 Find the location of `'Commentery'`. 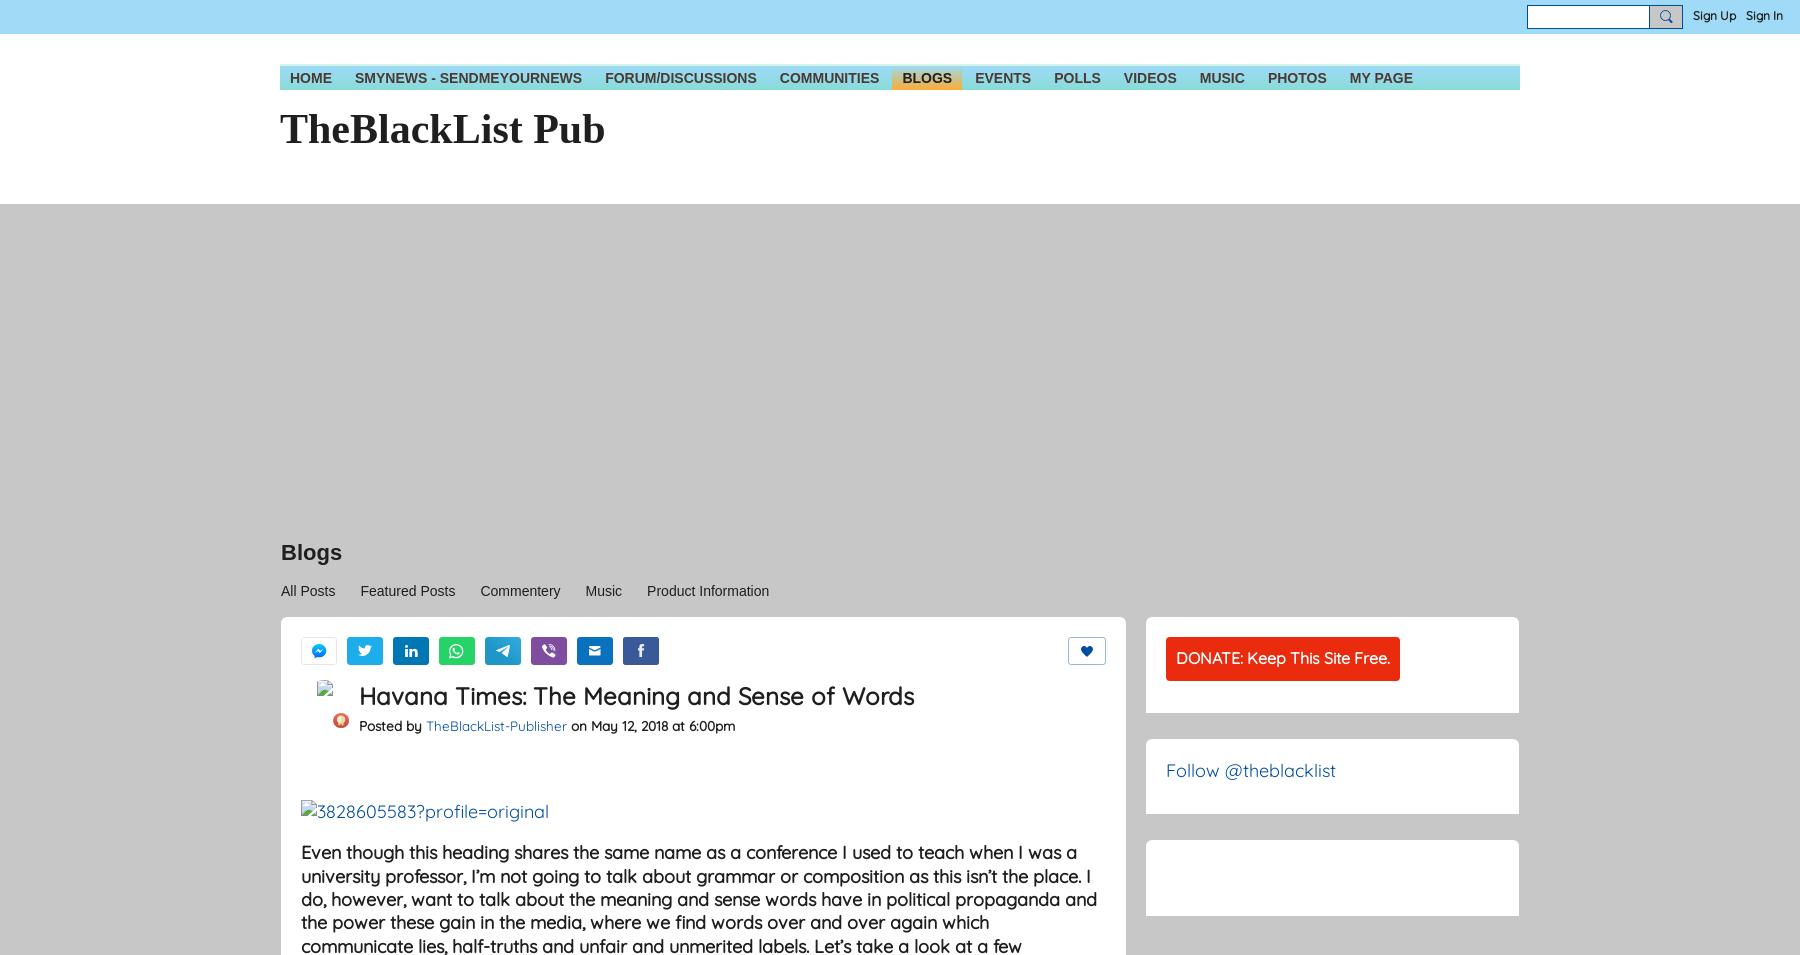

'Commentery' is located at coordinates (519, 590).